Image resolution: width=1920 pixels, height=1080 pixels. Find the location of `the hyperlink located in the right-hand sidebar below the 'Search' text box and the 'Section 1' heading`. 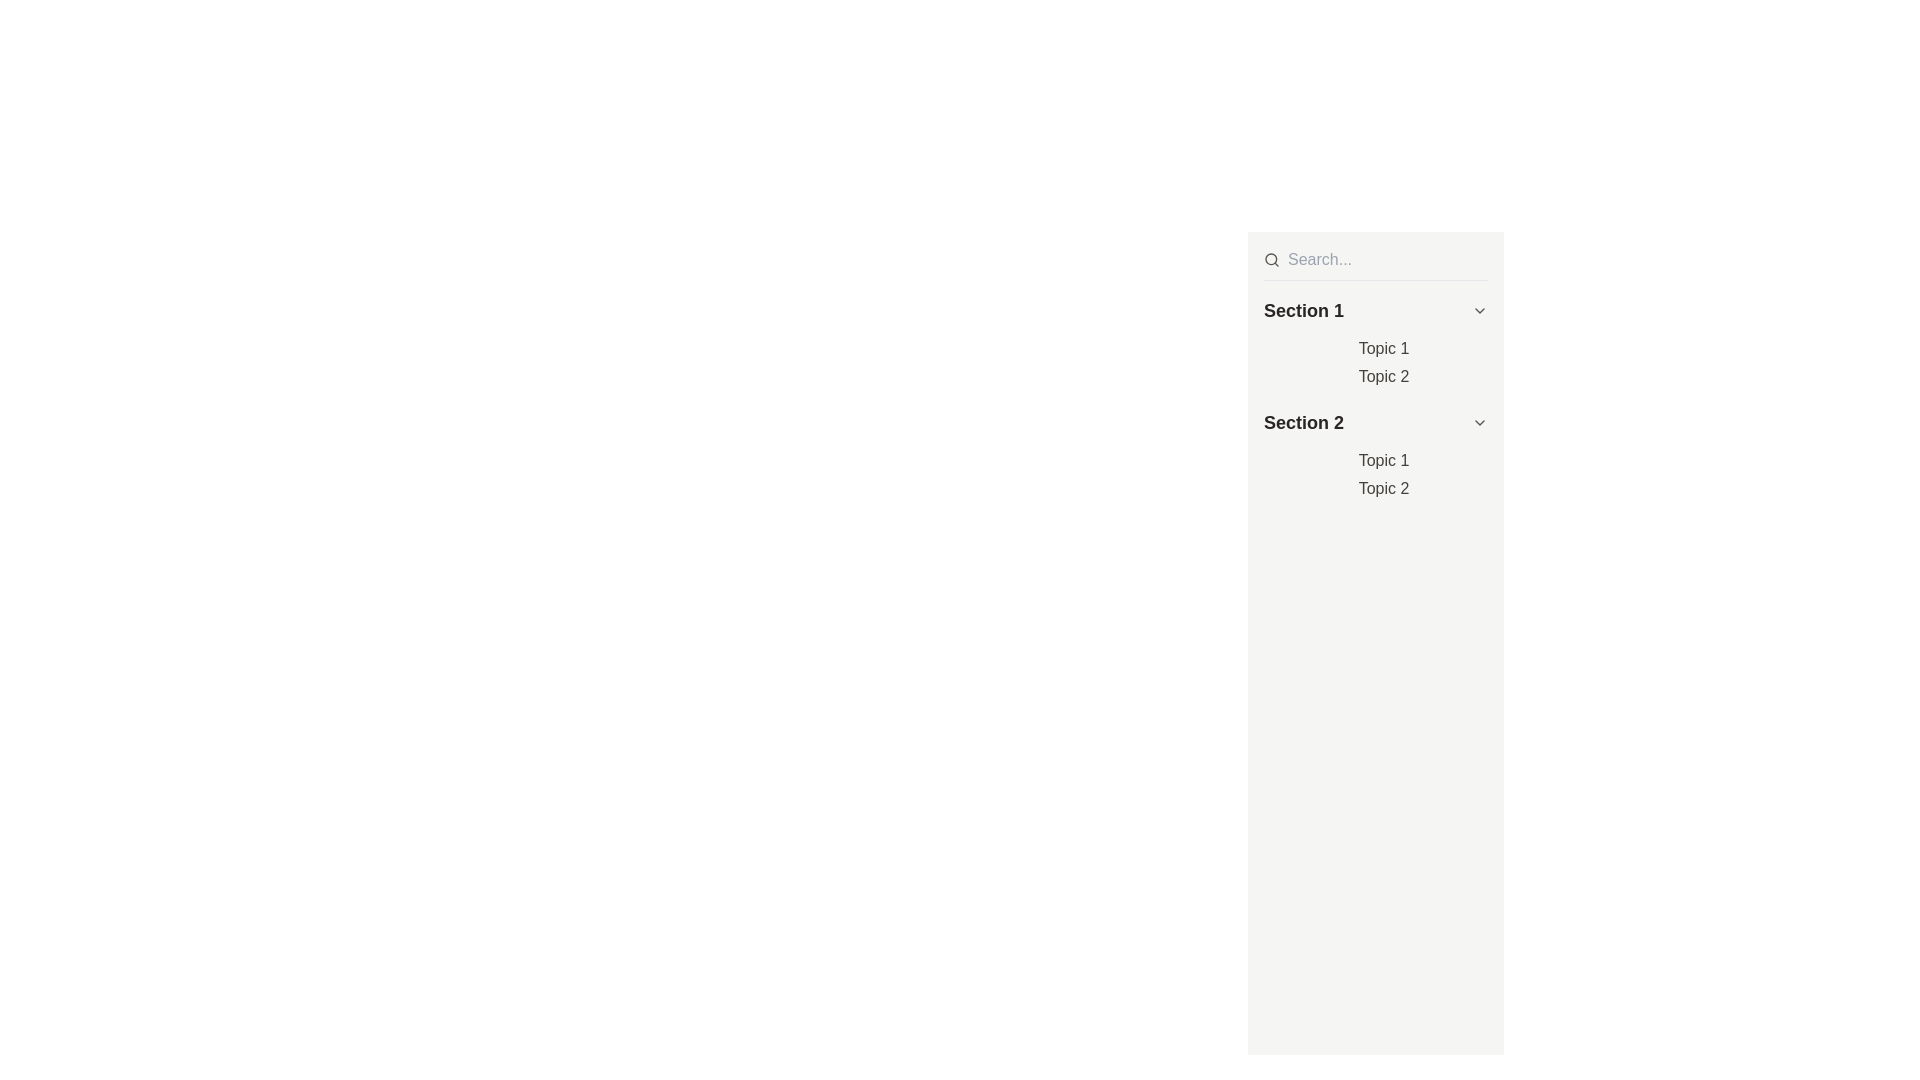

the hyperlink located in the right-hand sidebar below the 'Search' text box and the 'Section 1' heading is located at coordinates (1382, 347).